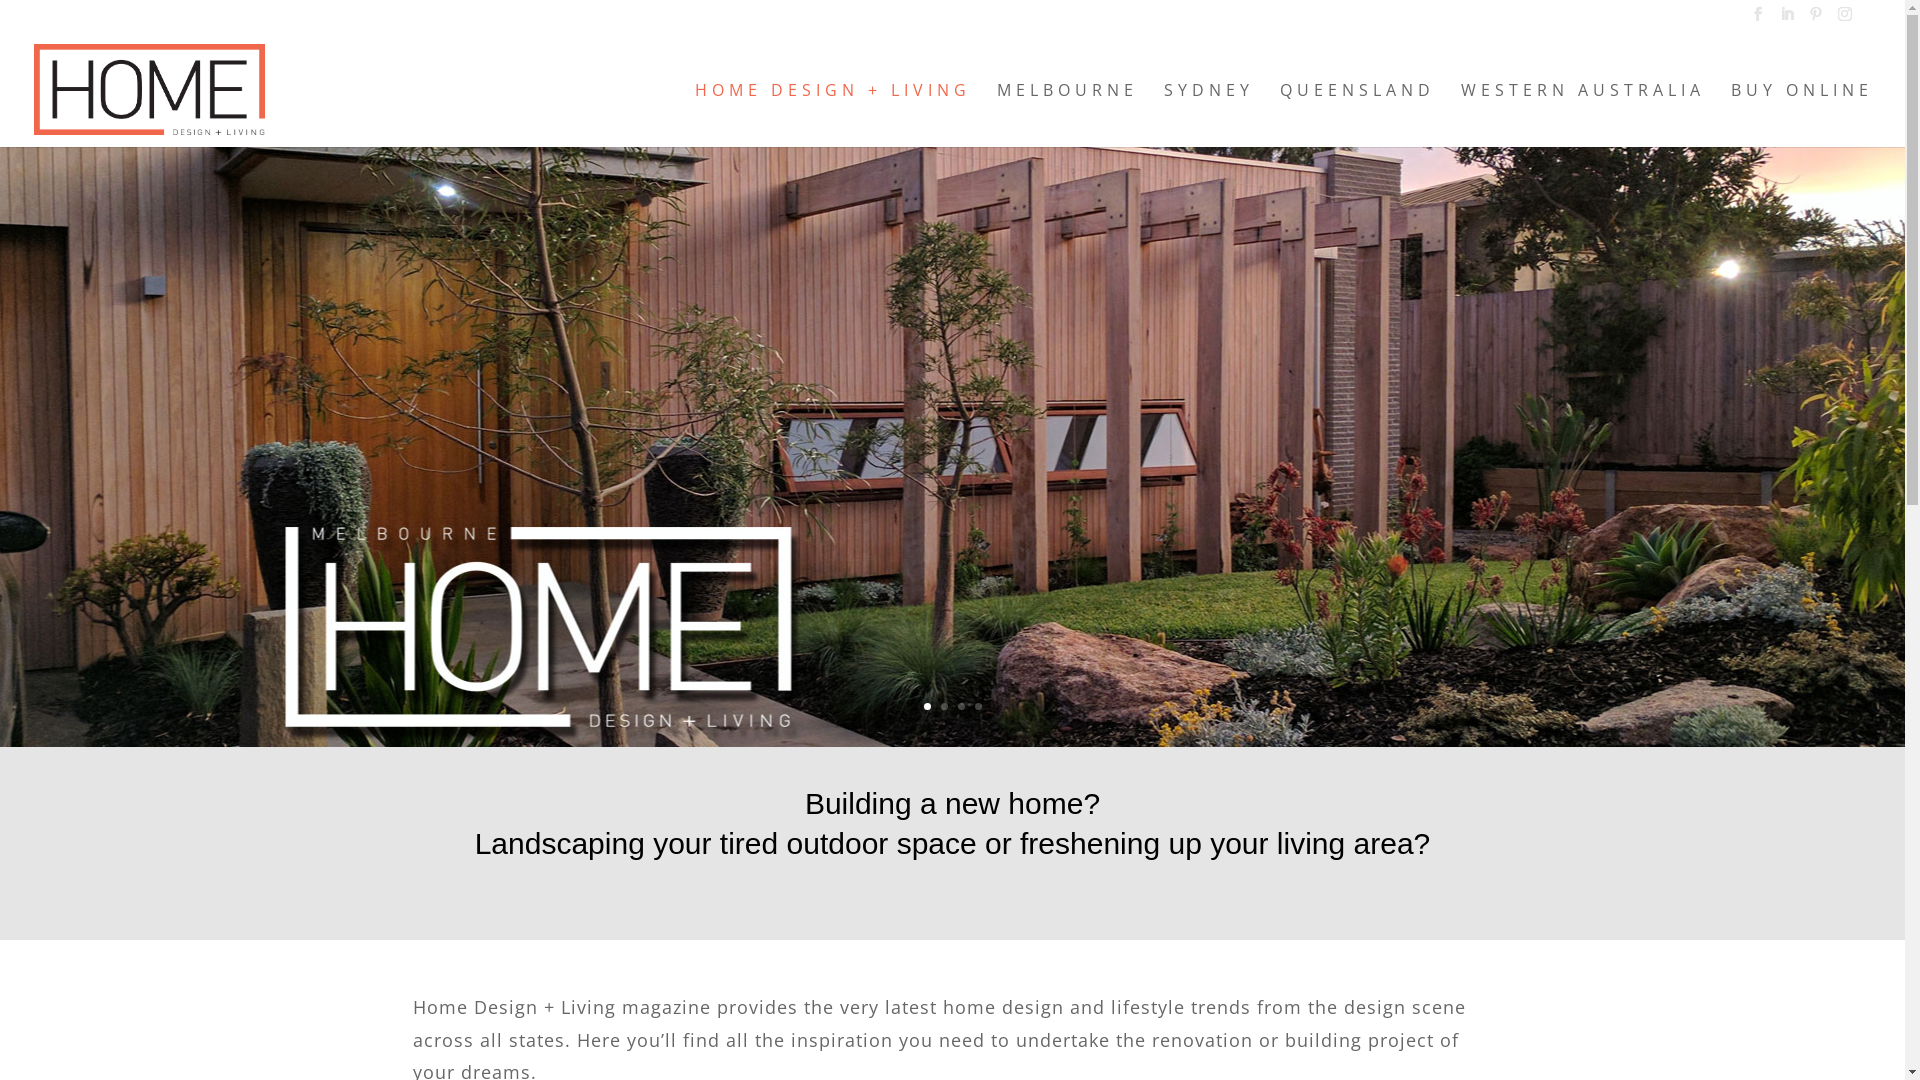 This screenshot has height=1080, width=1920. I want to click on '3', so click(961, 705).